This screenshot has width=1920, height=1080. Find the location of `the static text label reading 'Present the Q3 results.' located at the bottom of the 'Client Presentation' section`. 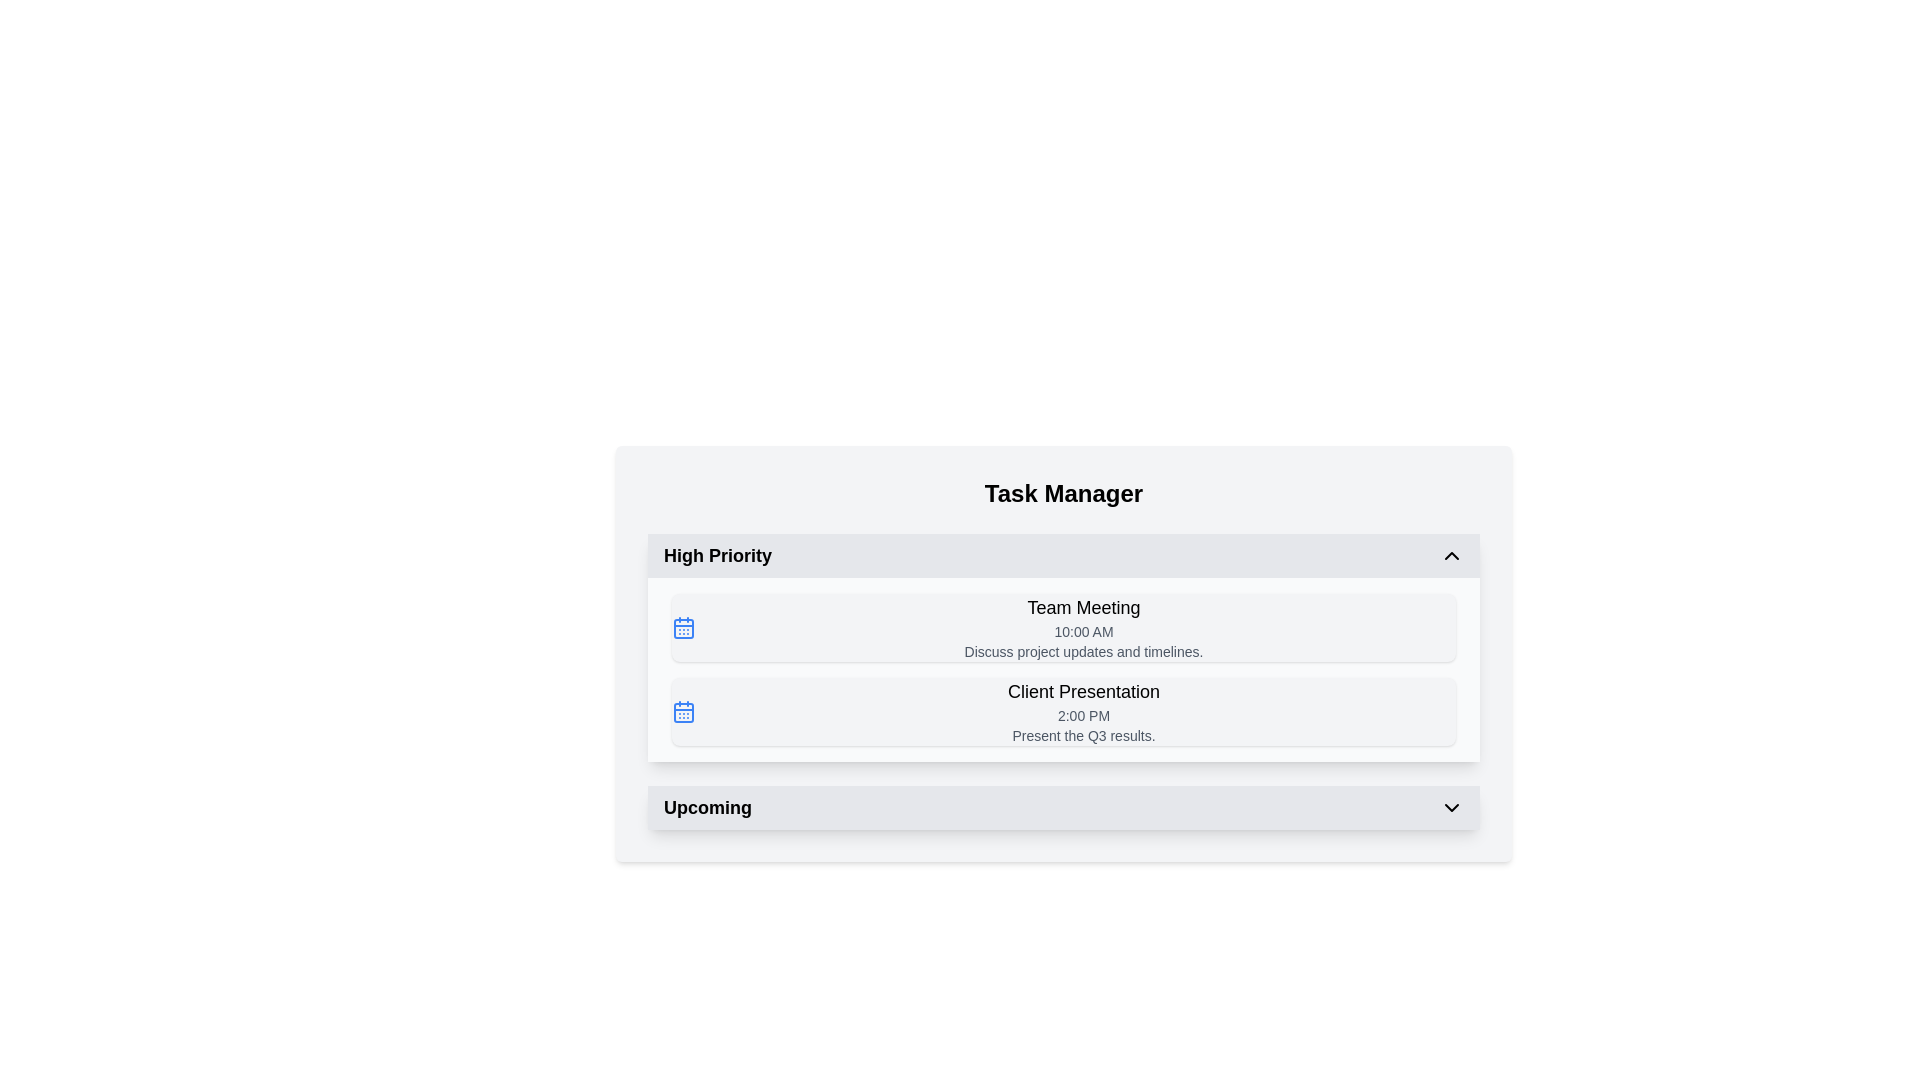

the static text label reading 'Present the Q3 results.' located at the bottom of the 'Client Presentation' section is located at coordinates (1083, 736).